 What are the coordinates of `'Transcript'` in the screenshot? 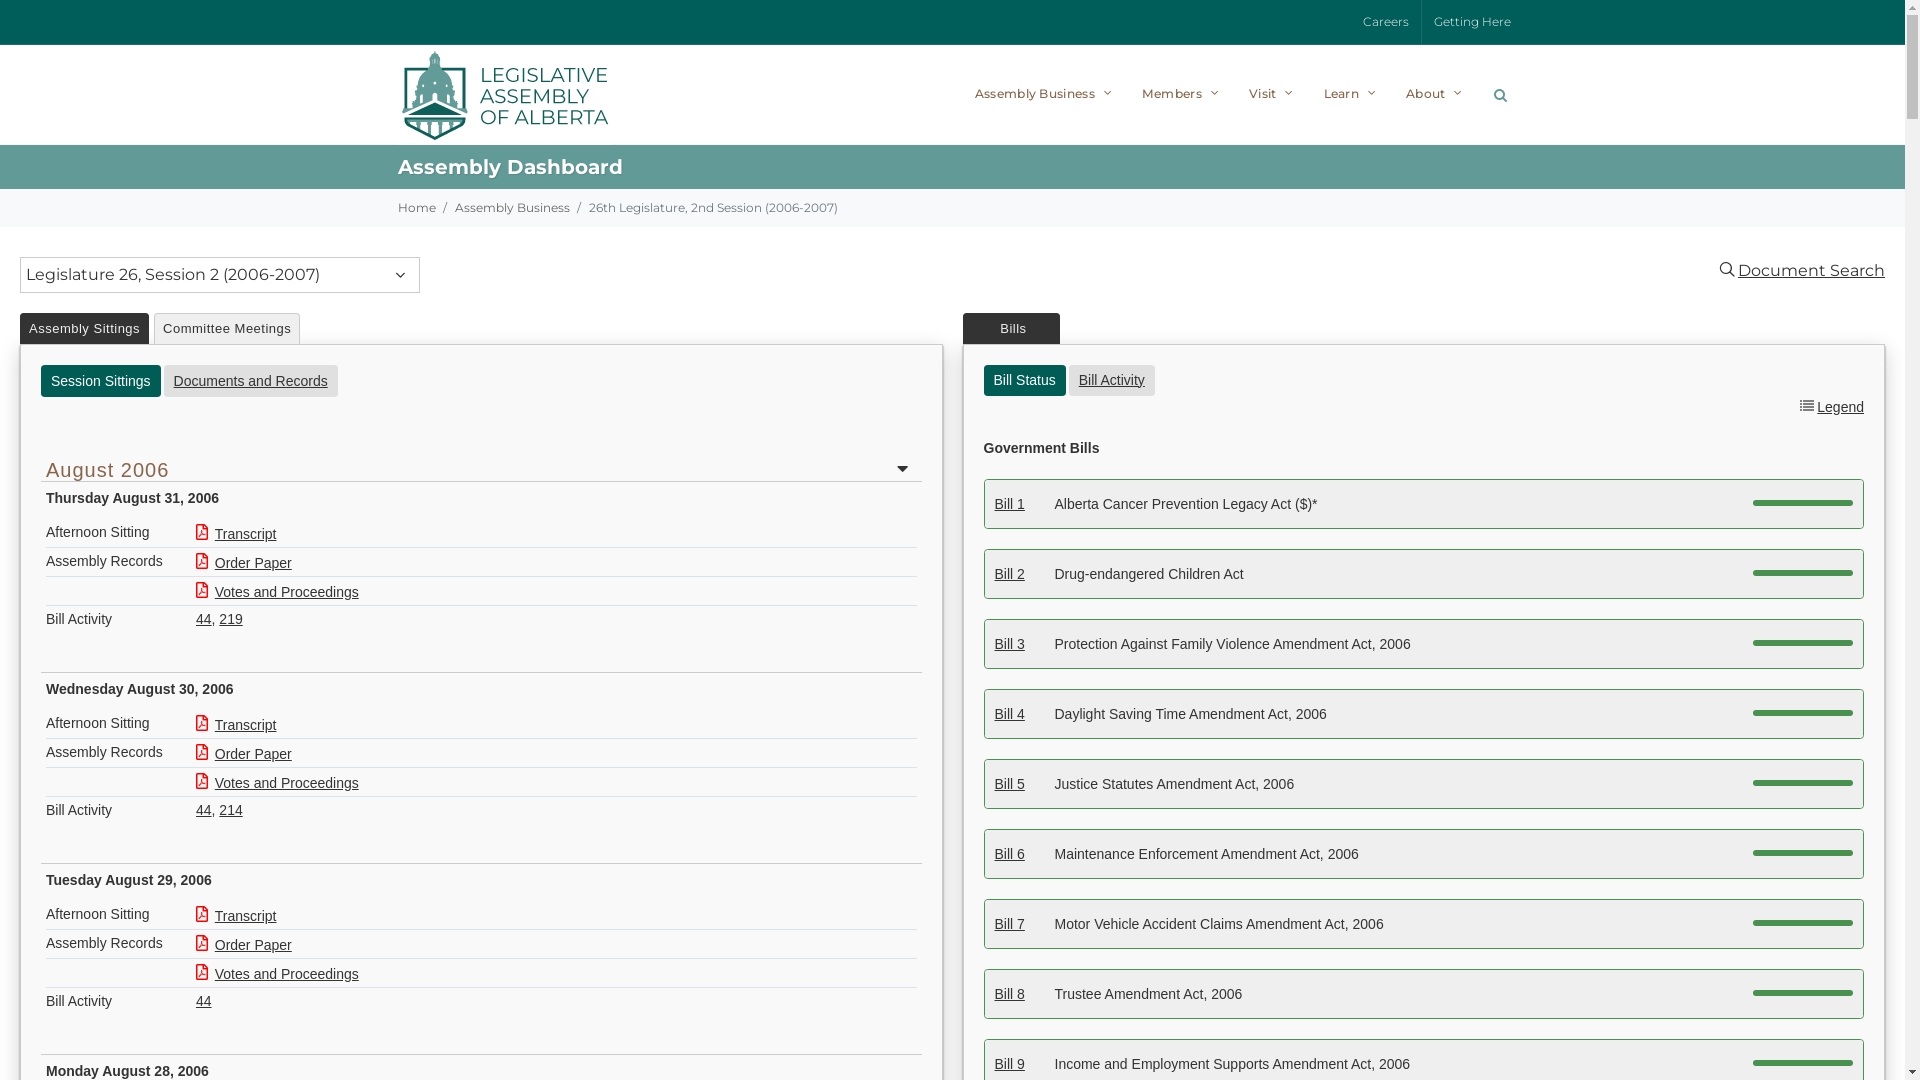 It's located at (196, 532).